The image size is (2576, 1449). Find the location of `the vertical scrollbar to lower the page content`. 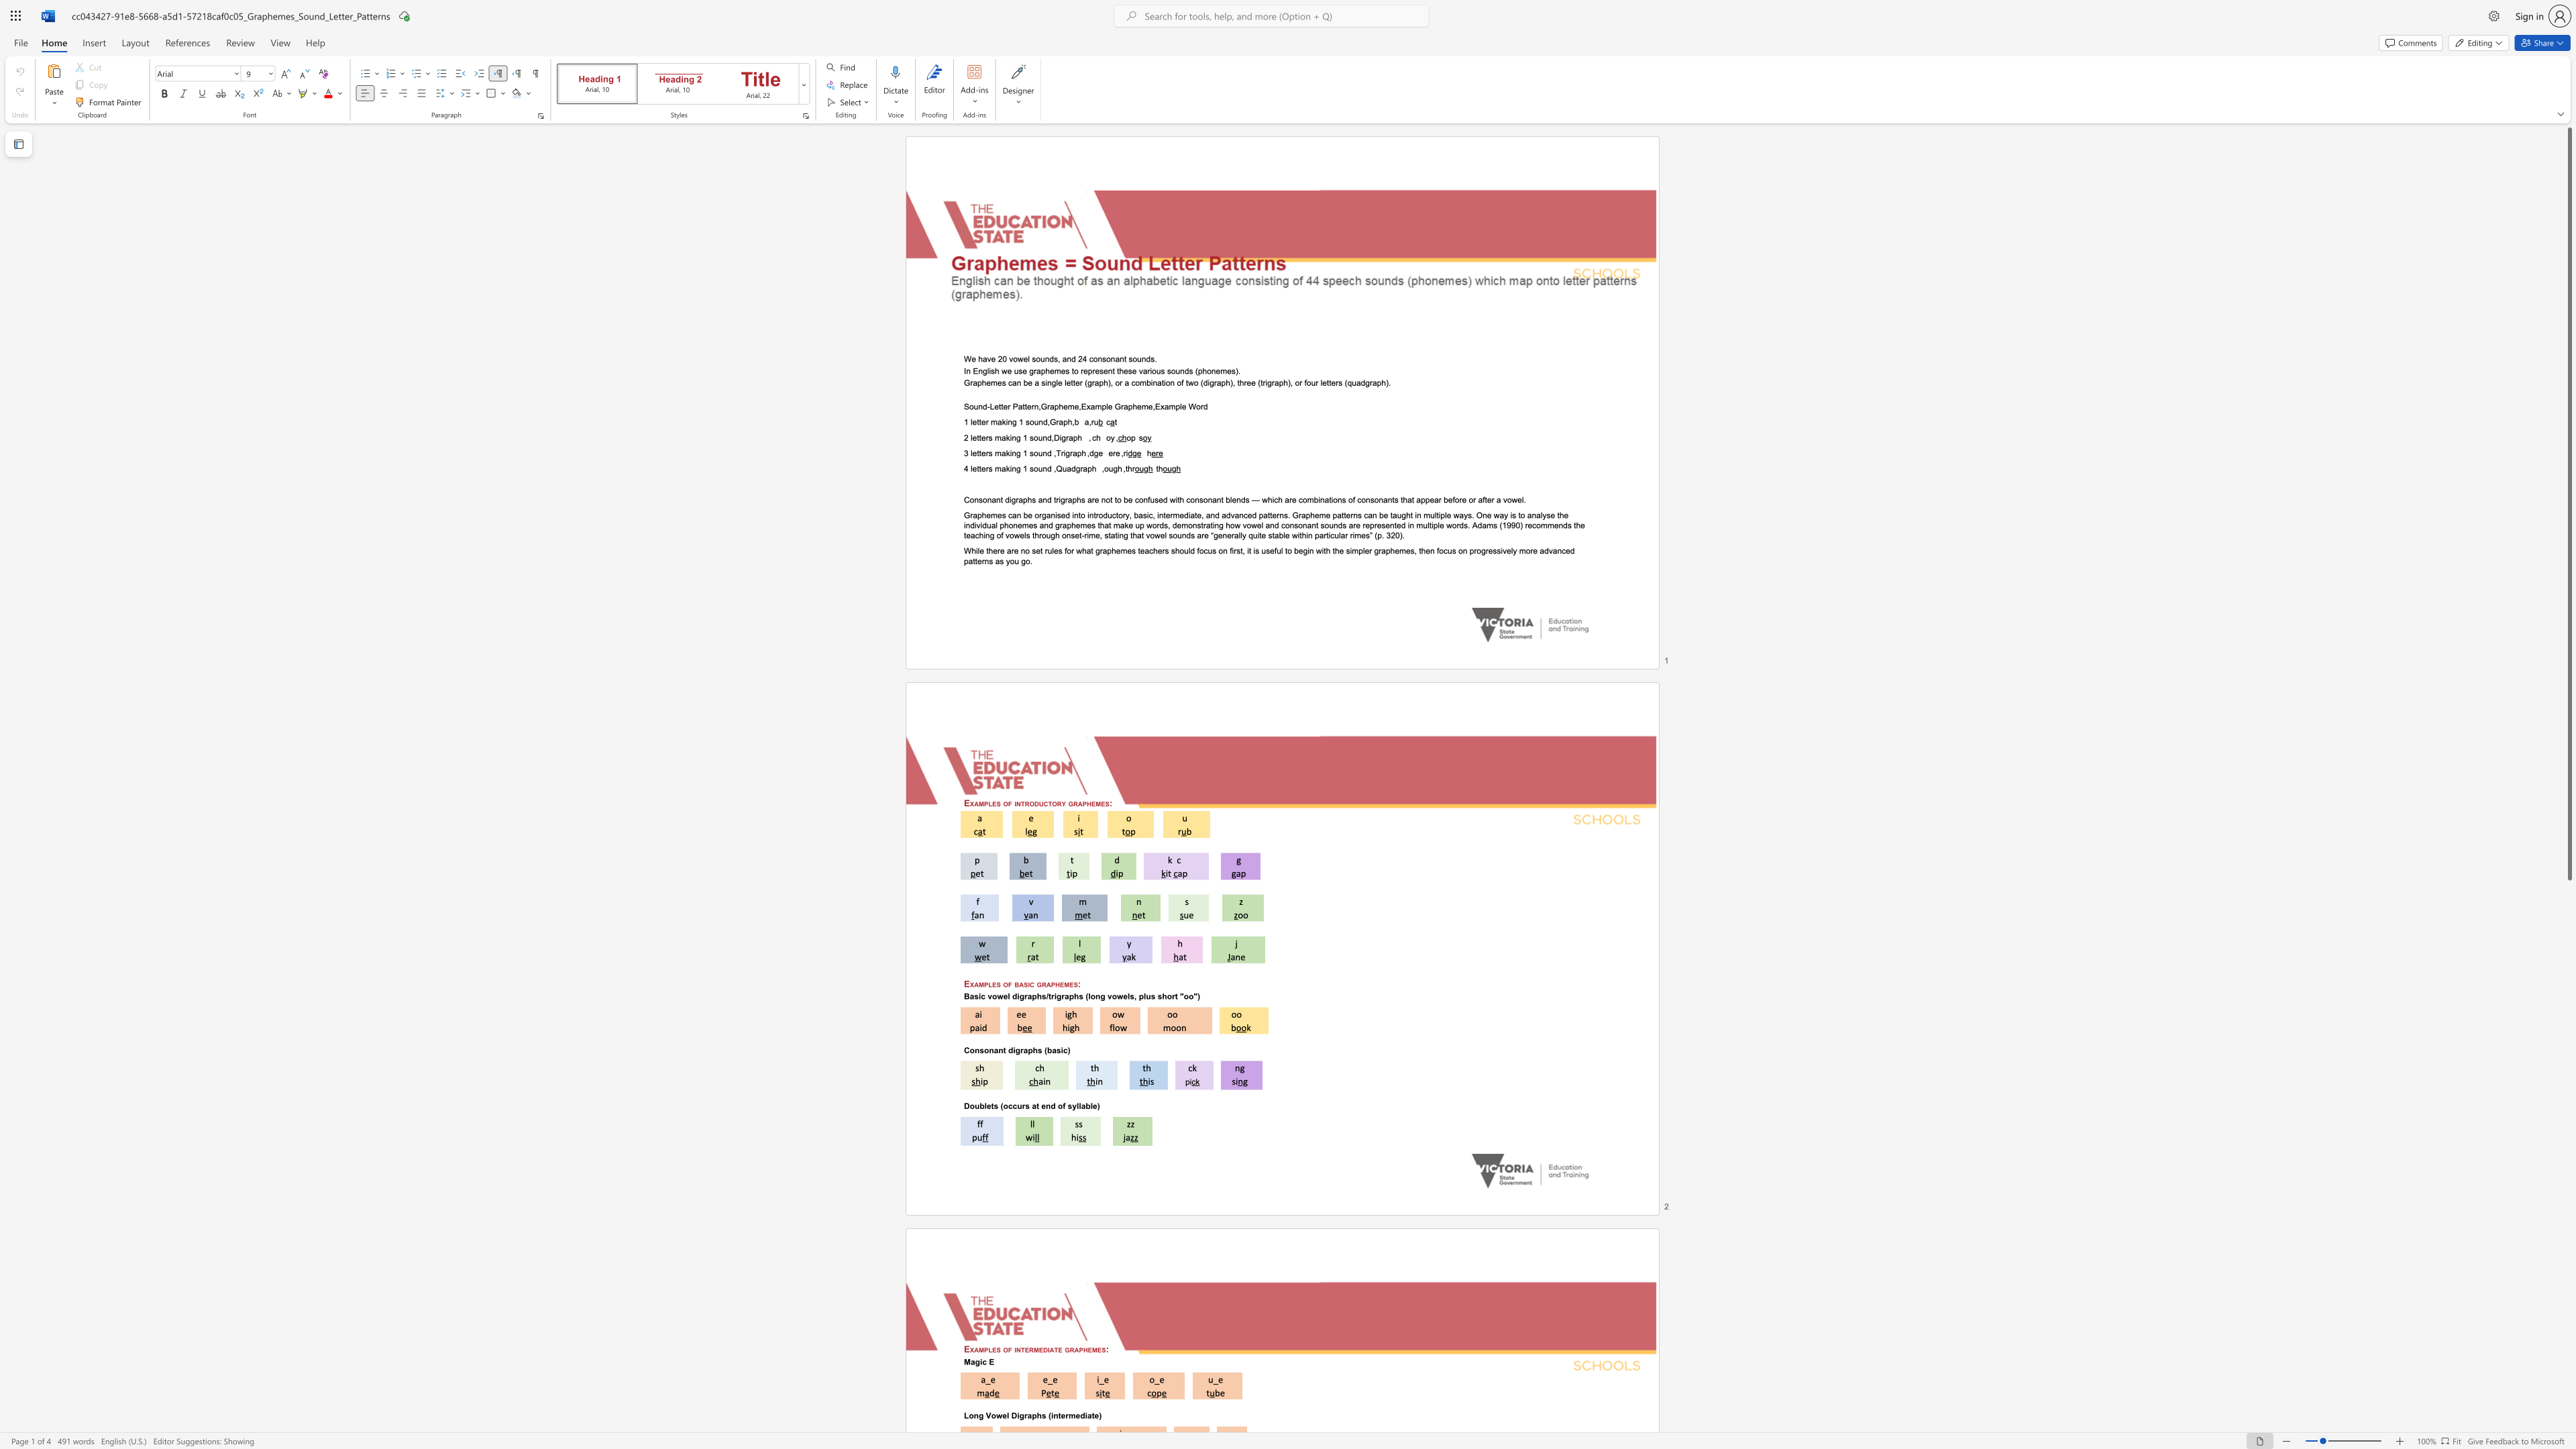

the vertical scrollbar to lower the page content is located at coordinates (2568, 1253).